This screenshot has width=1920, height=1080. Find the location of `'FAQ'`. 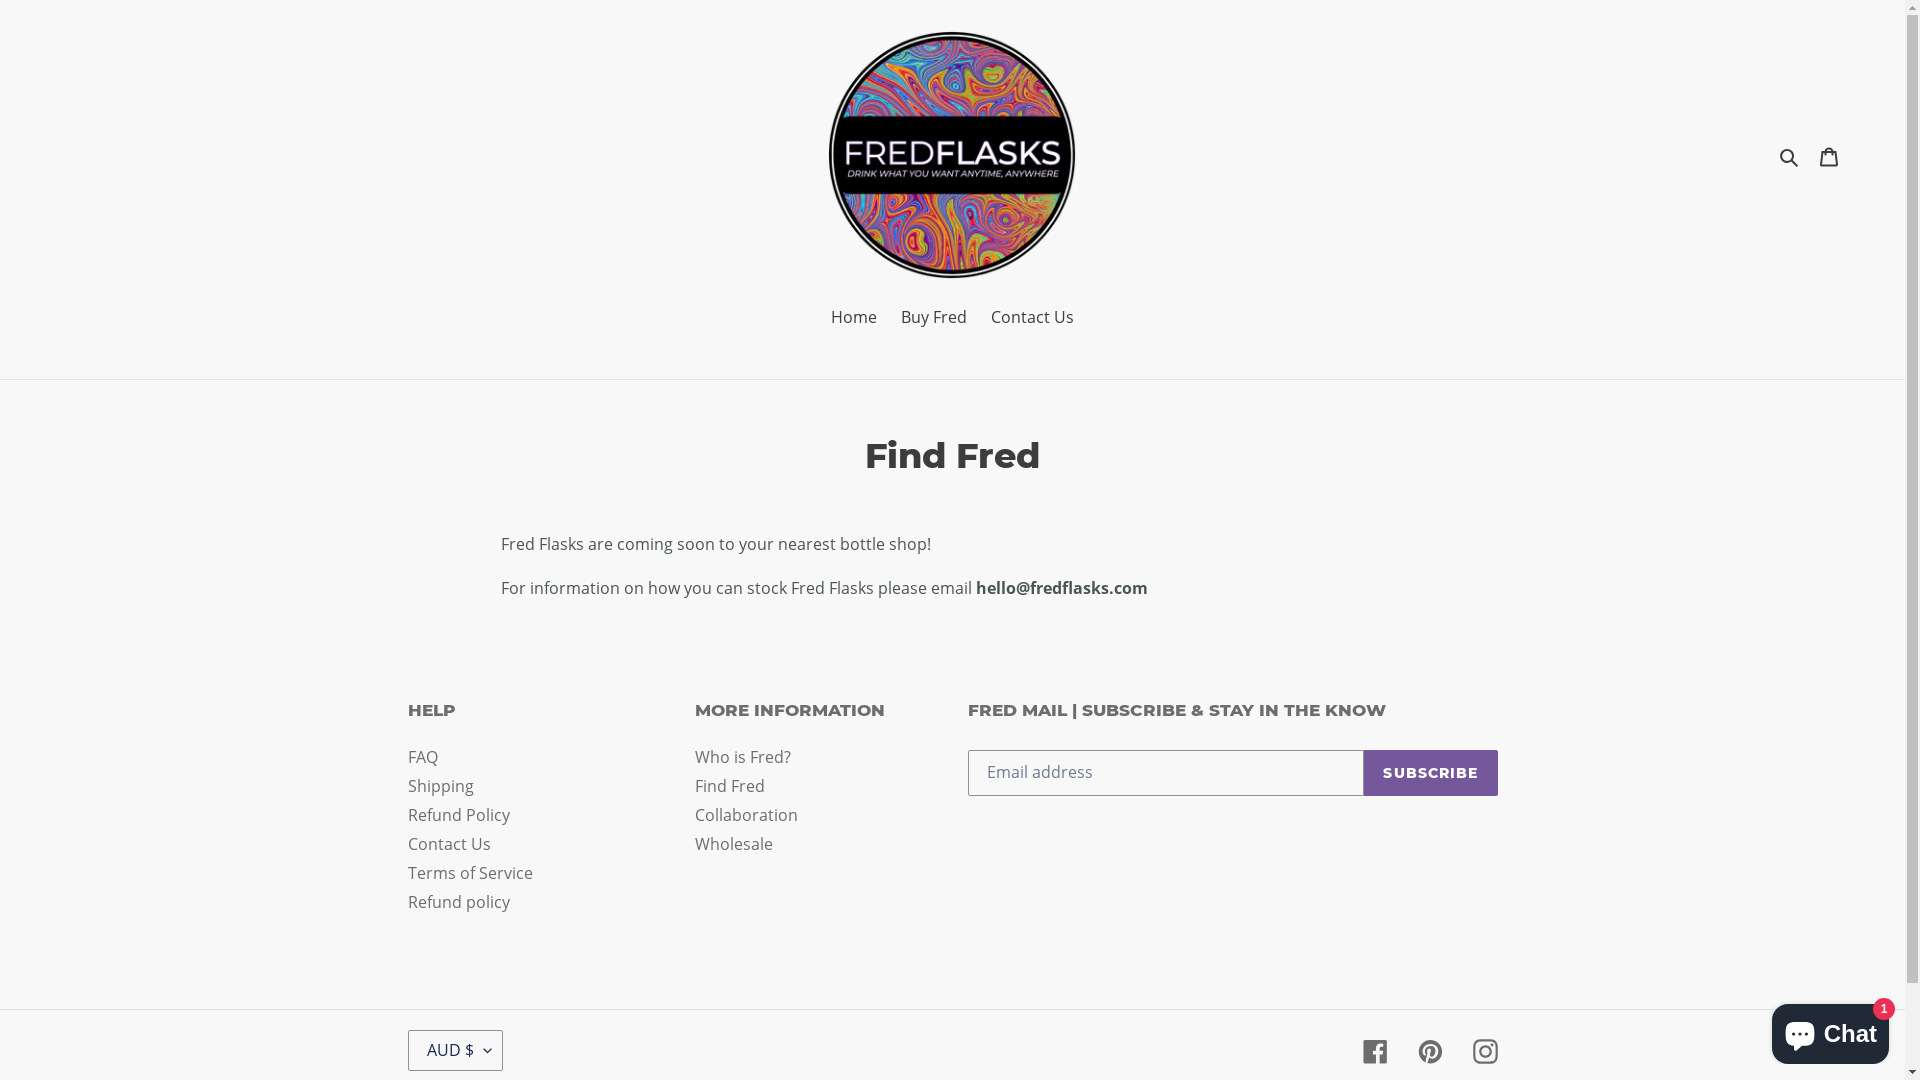

'FAQ' is located at coordinates (421, 756).